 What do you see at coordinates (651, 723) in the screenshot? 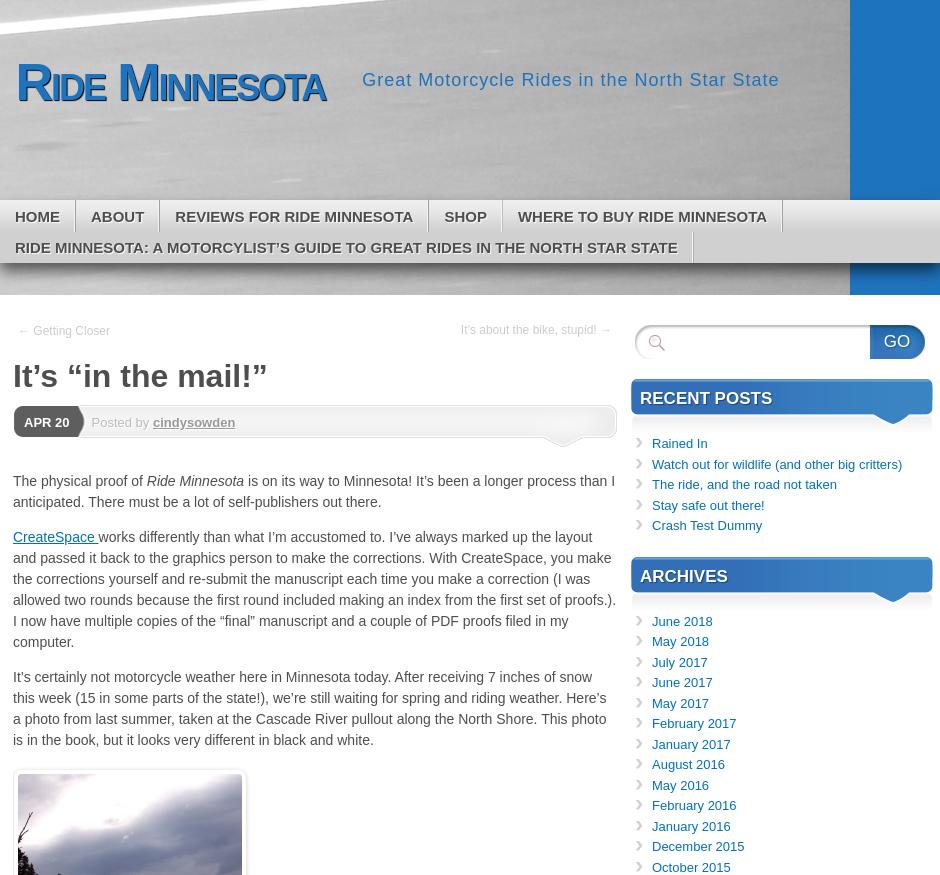
I see `'February 2017'` at bounding box center [651, 723].